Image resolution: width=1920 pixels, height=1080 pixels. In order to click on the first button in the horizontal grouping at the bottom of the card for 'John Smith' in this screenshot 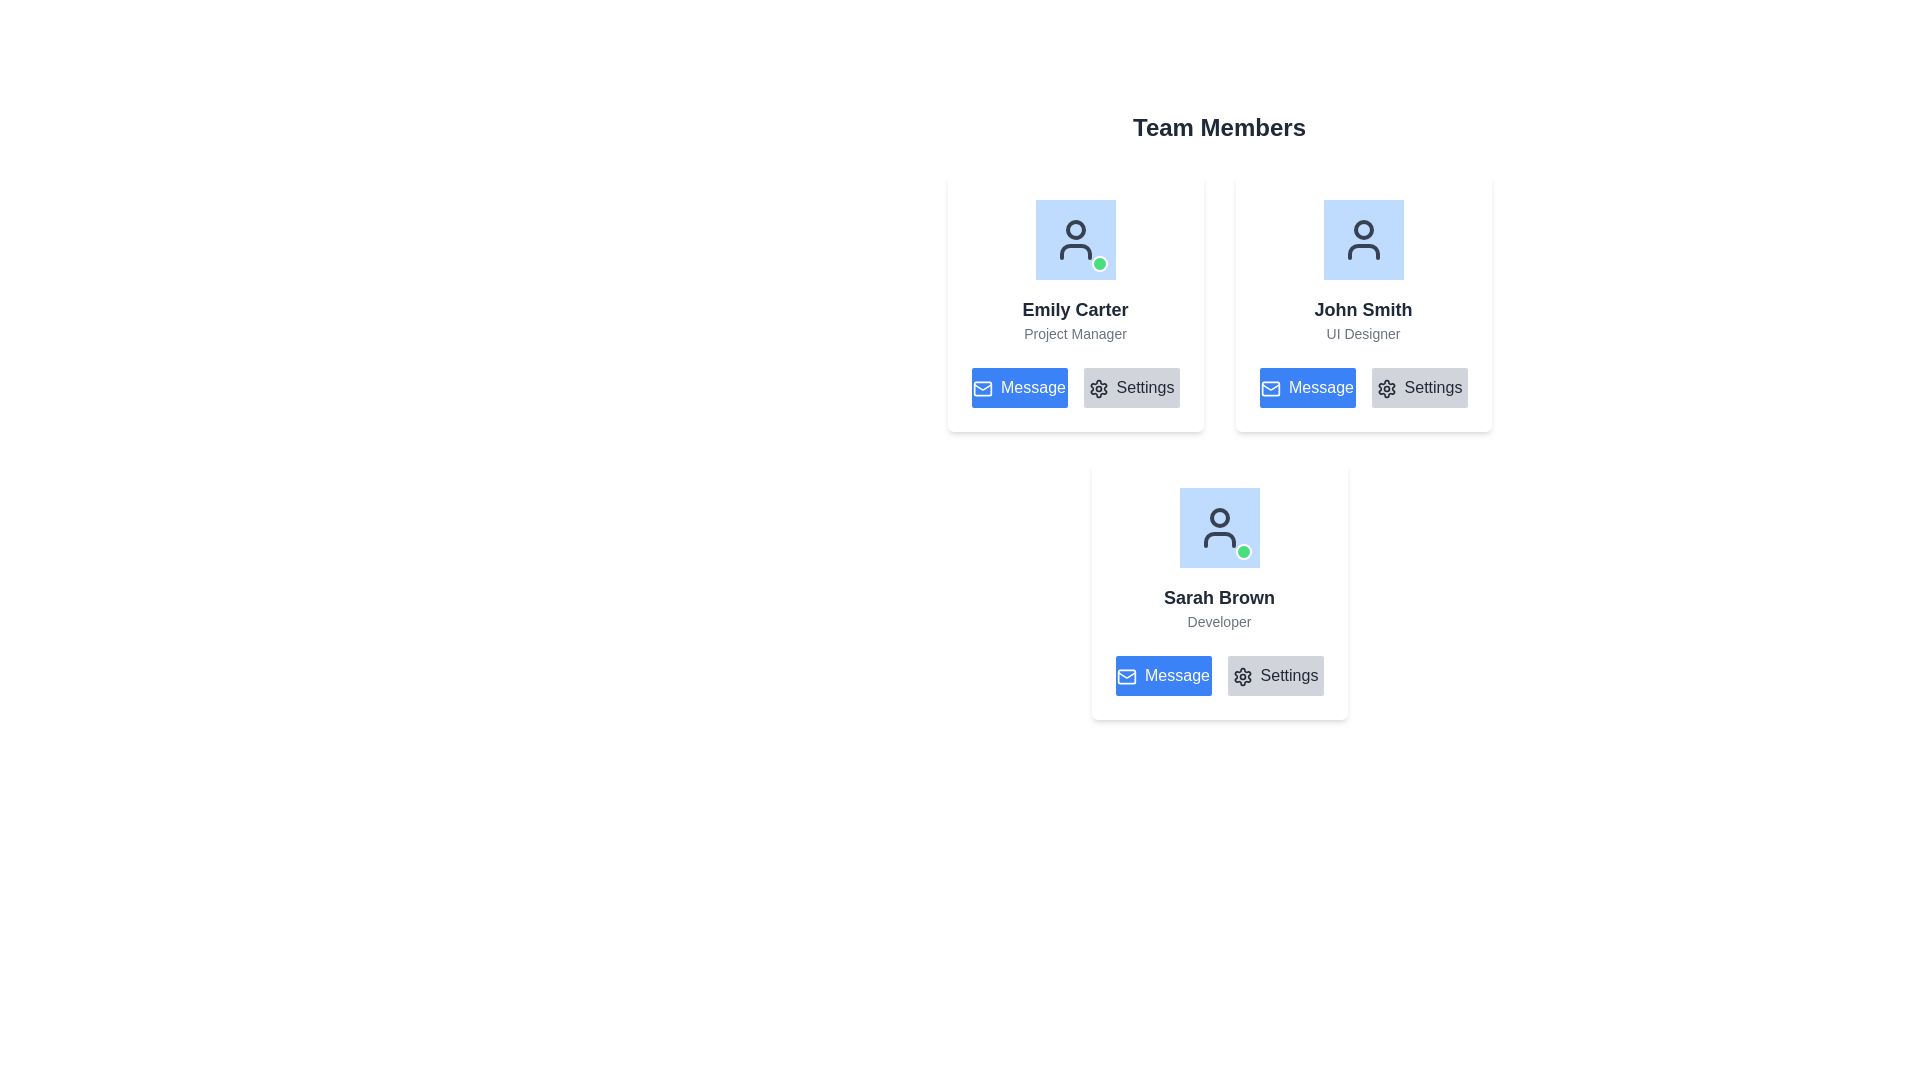, I will do `click(1307, 388)`.